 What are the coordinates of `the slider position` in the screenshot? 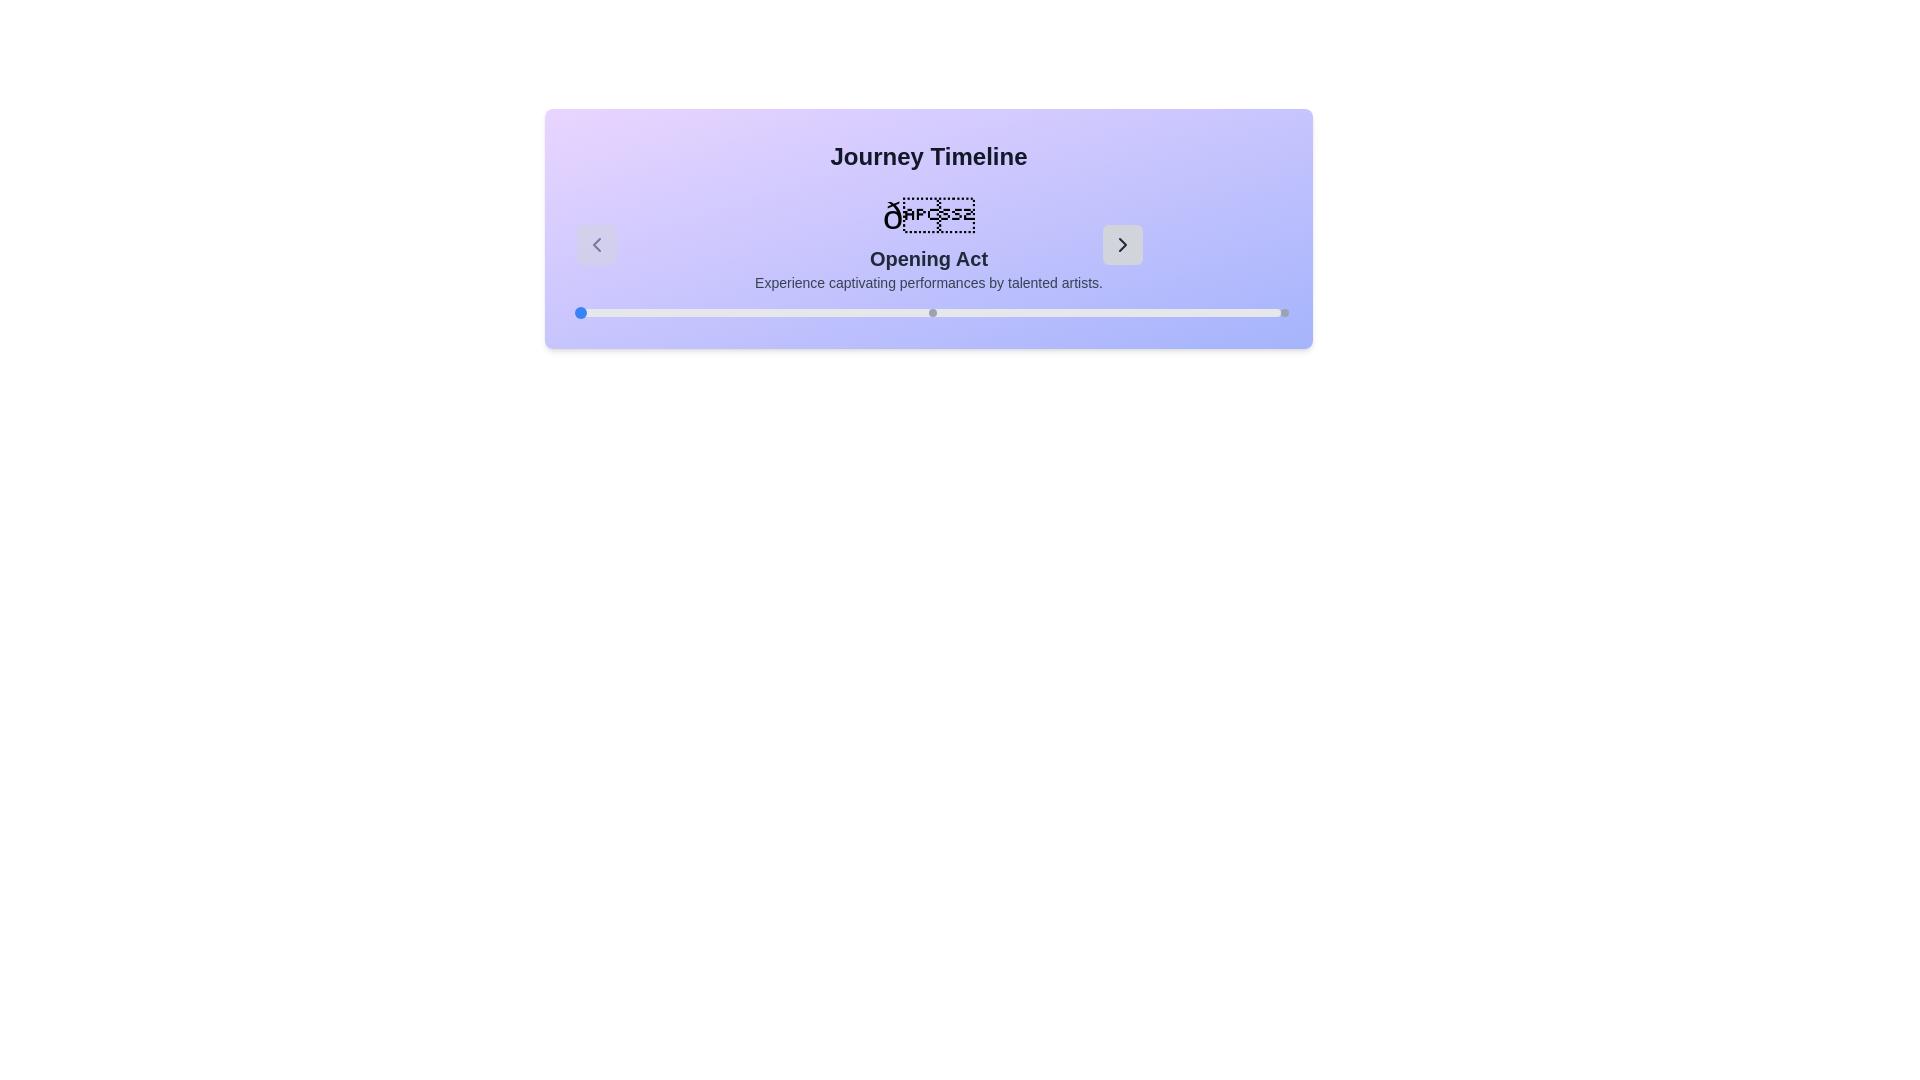 It's located at (1175, 312).